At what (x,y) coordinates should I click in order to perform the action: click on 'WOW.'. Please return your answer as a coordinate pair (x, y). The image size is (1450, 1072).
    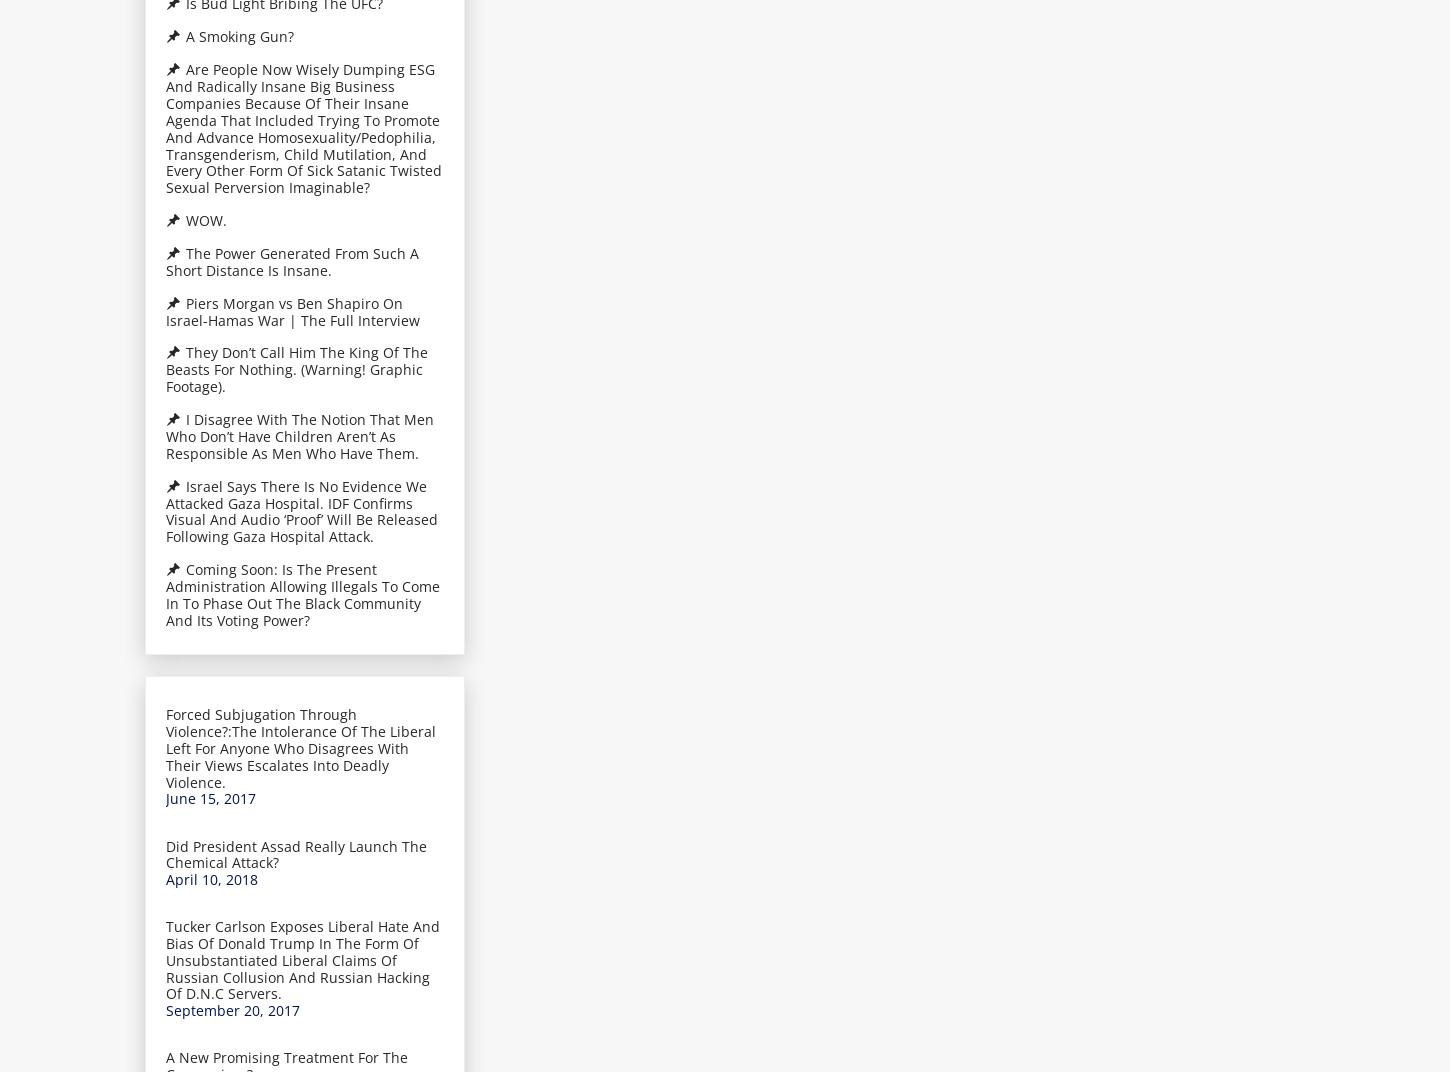
    Looking at the image, I should click on (205, 220).